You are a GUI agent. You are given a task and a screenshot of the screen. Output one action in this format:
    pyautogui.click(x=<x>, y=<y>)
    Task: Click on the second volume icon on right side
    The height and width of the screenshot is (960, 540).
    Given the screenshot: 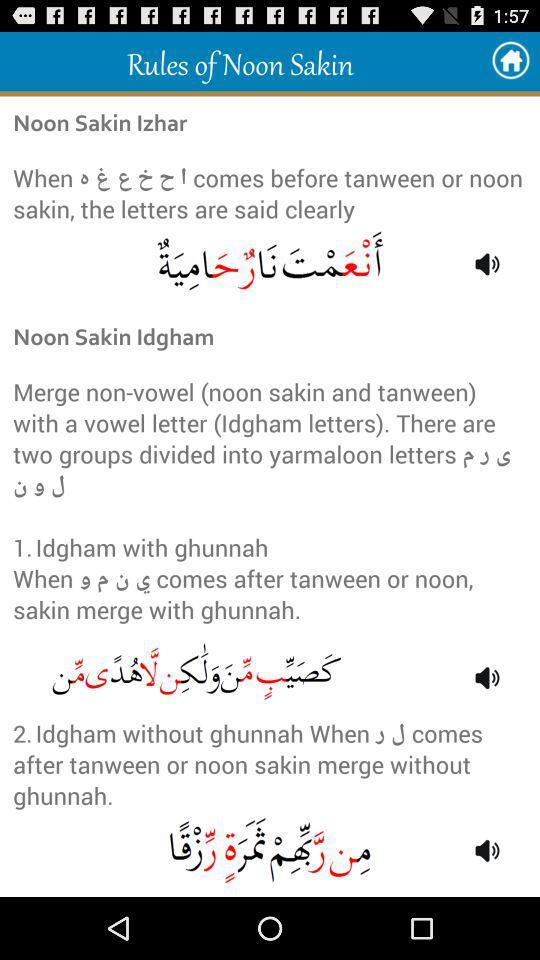 What is the action you would take?
    pyautogui.click(x=486, y=677)
    